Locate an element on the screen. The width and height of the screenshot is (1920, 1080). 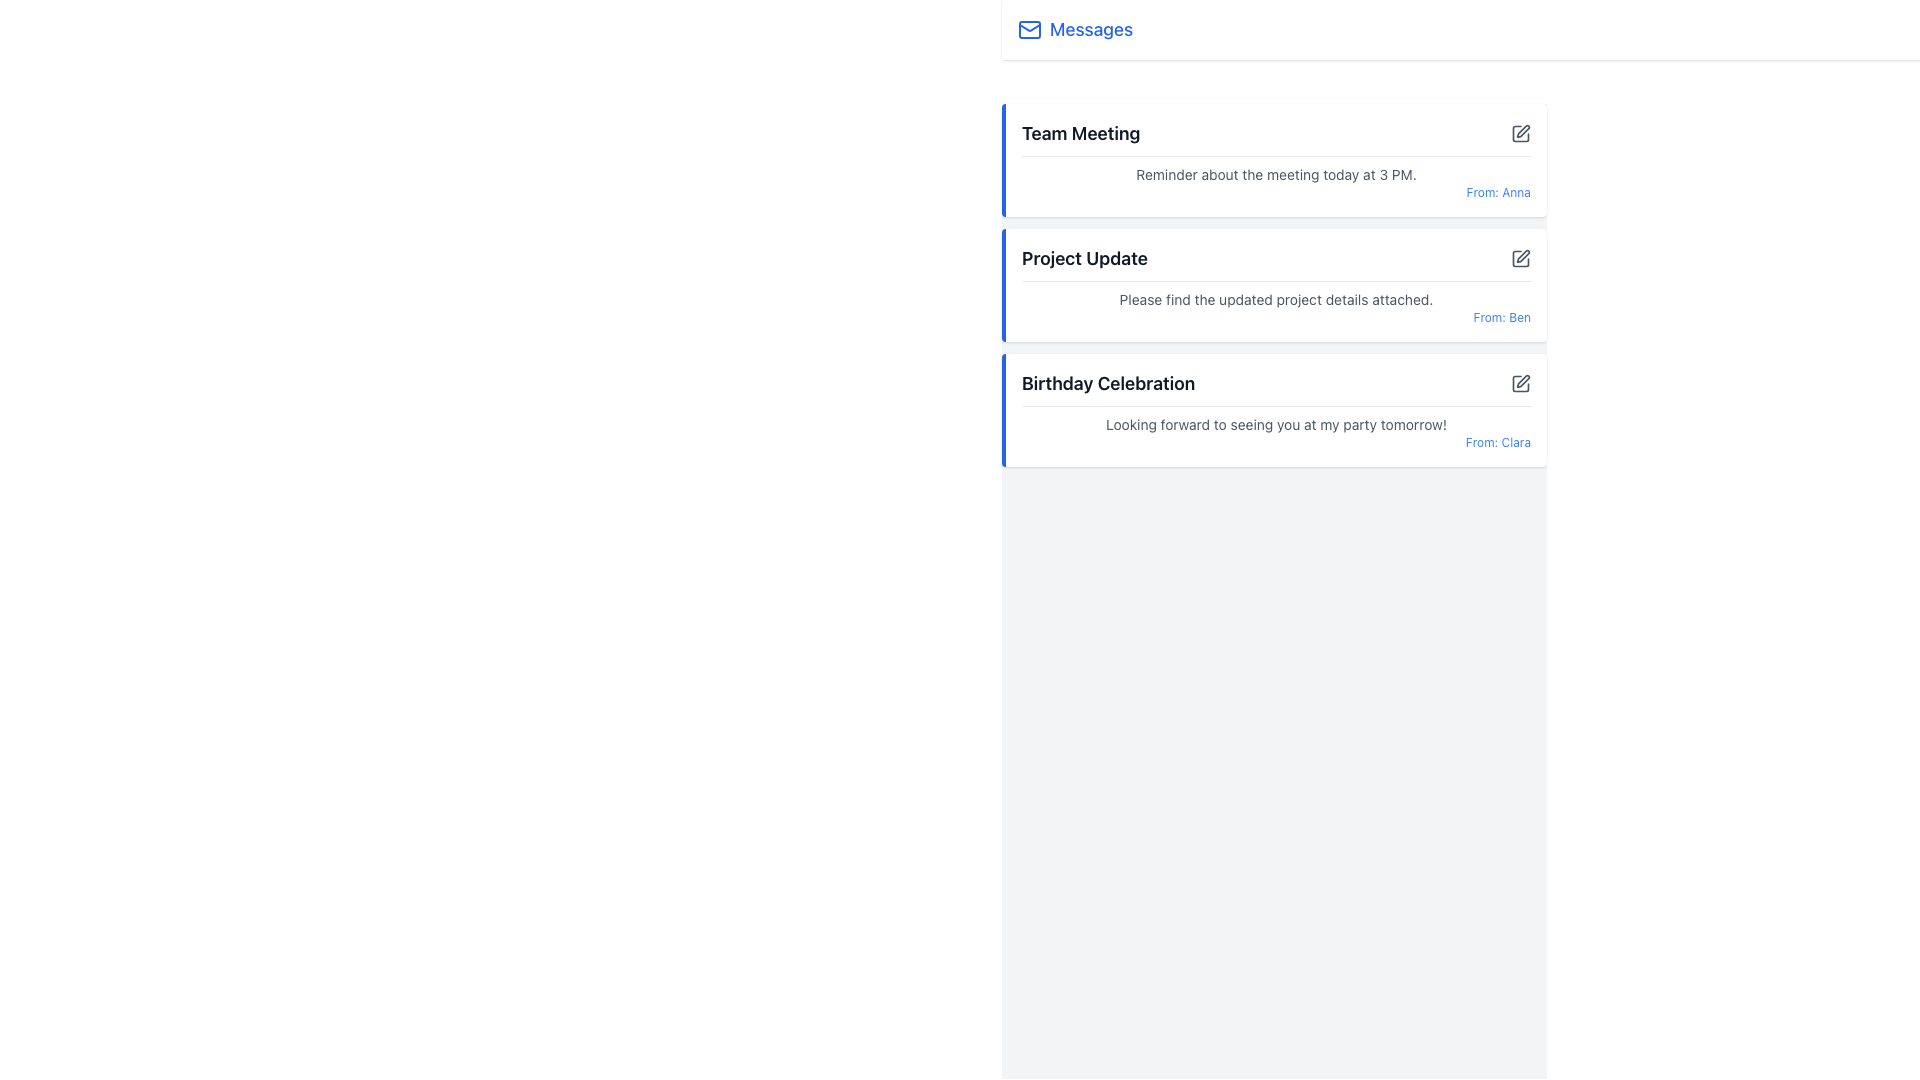
the first navigation link or menu item associated with messages, positioned on the left side of the header section is located at coordinates (1074, 30).